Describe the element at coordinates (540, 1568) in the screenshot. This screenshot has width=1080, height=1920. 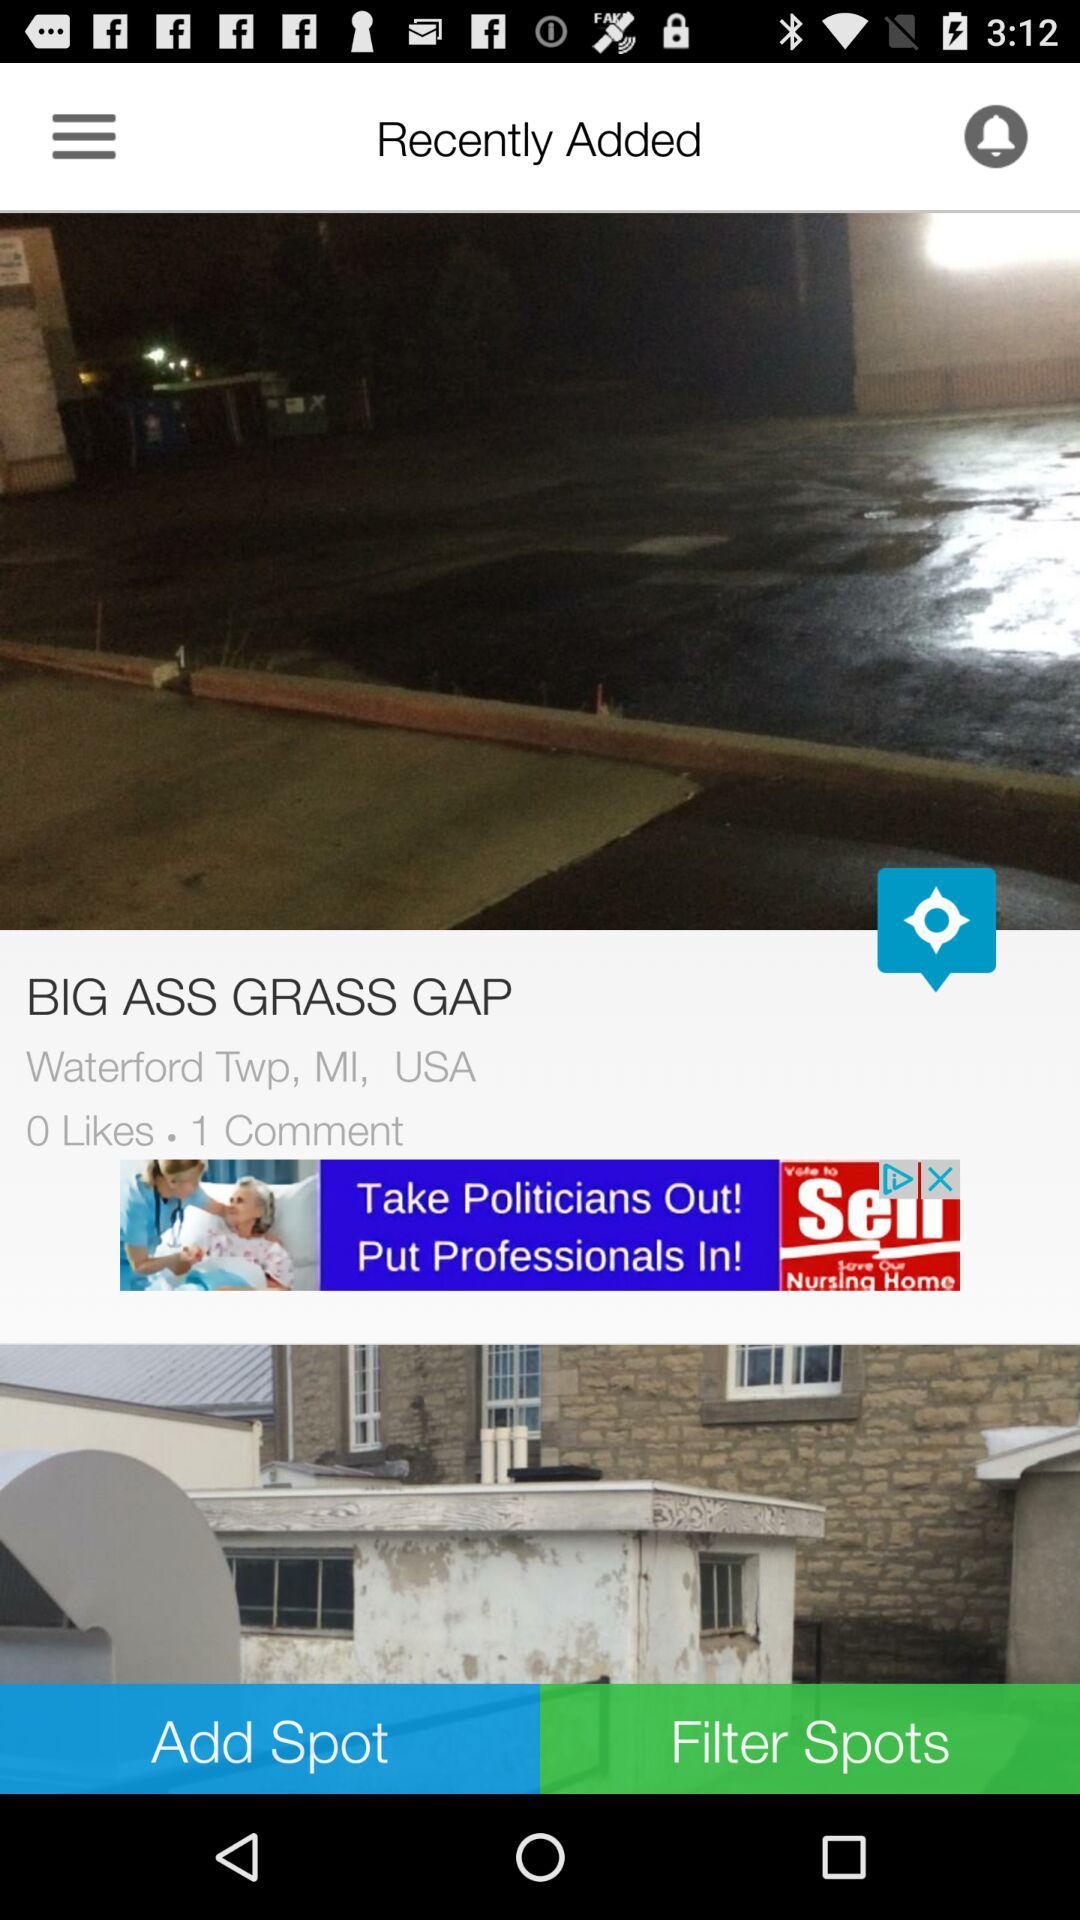
I see `image` at that location.